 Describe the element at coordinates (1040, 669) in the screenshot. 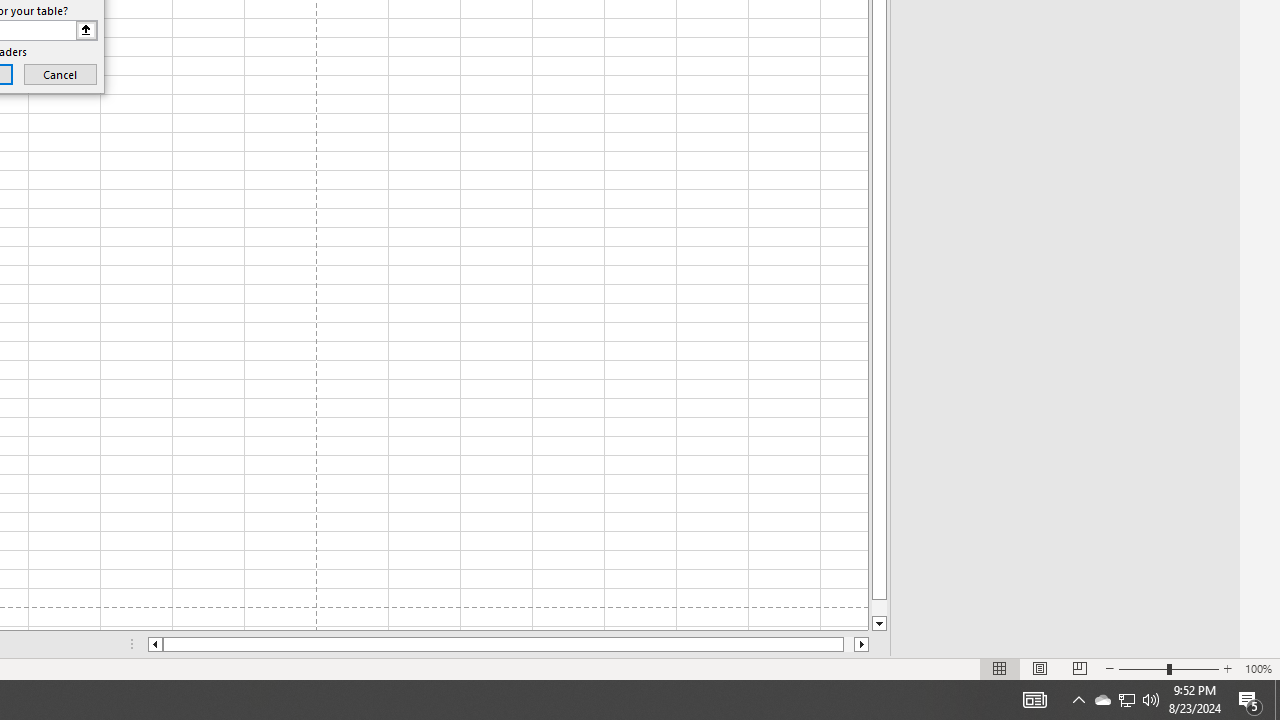

I see `'Page Layout'` at that location.